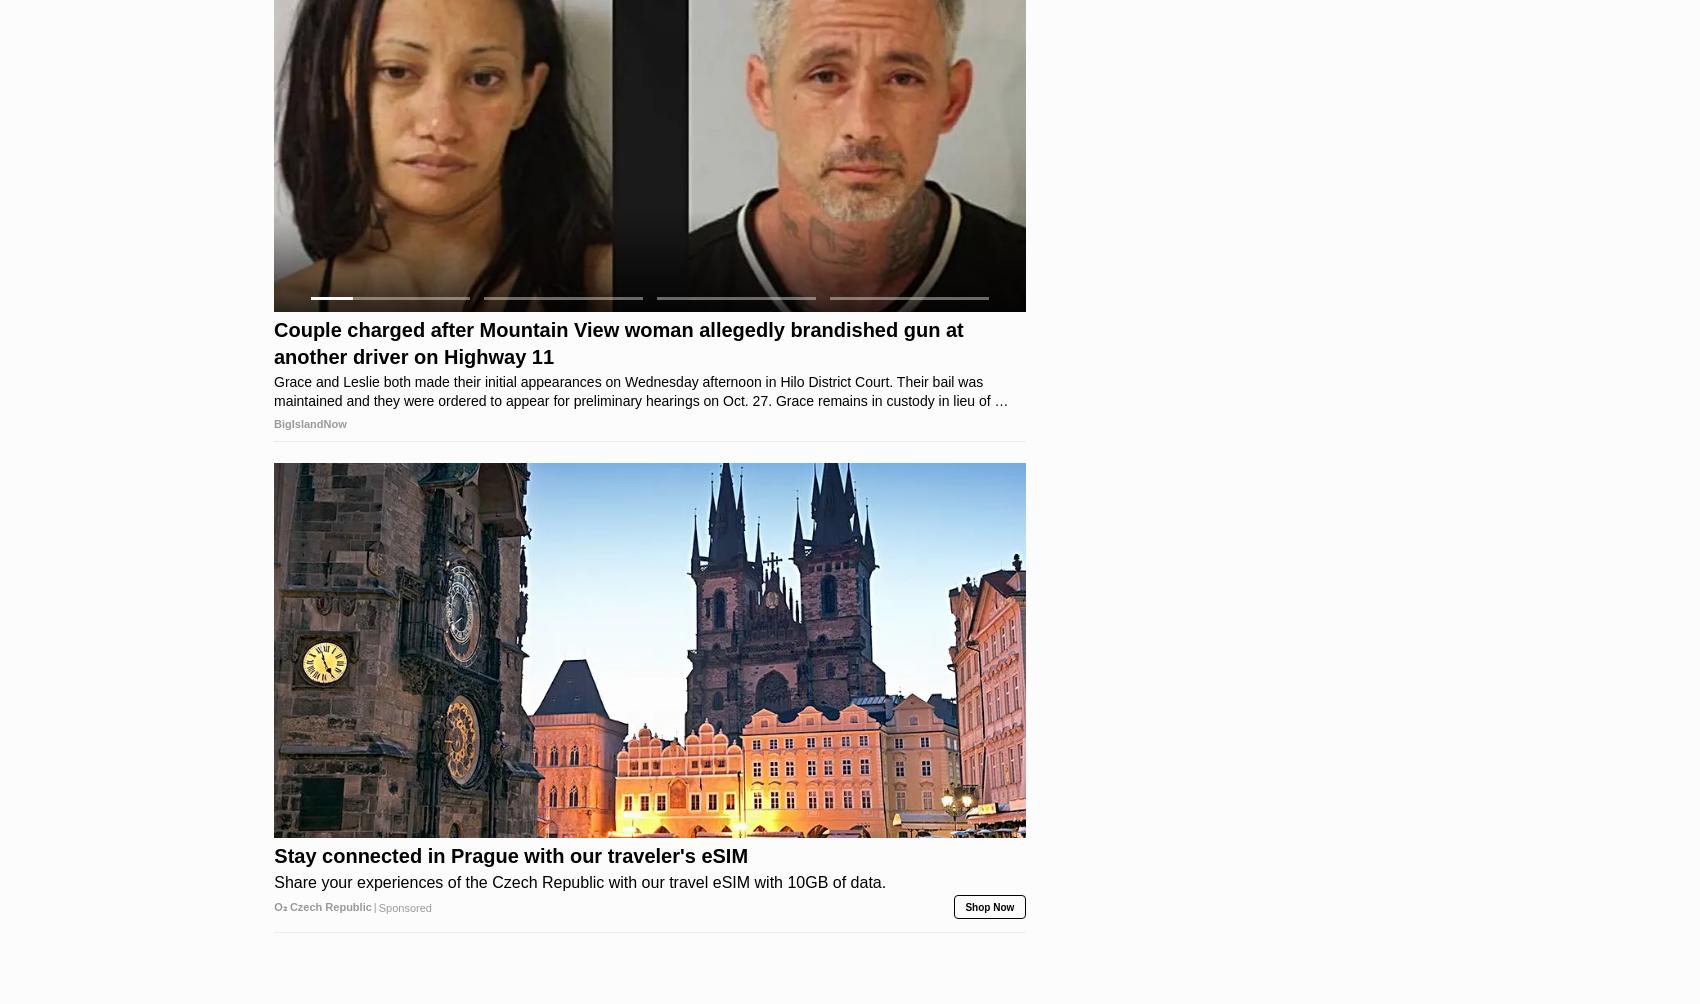  Describe the element at coordinates (379, 363) in the screenshot. I see `'Sponsored'` at that location.